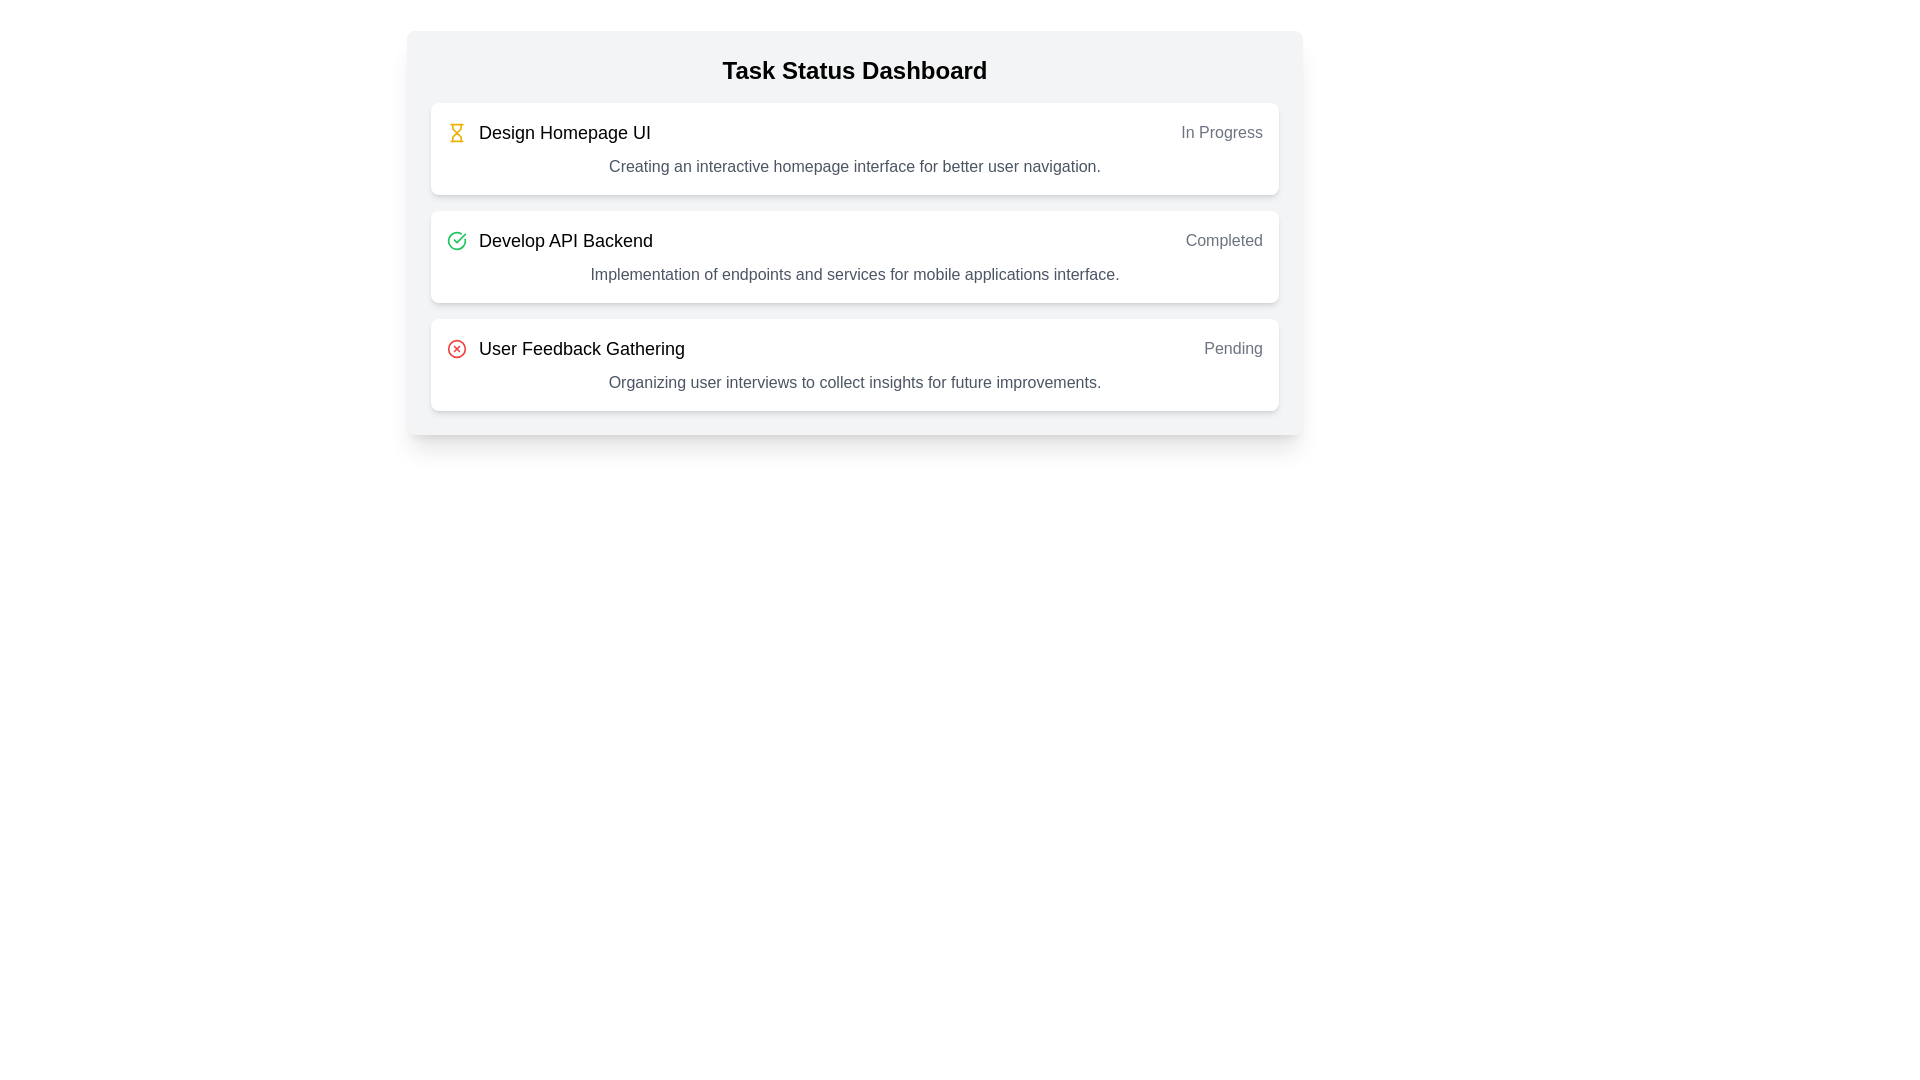 The image size is (1920, 1080). Describe the element at coordinates (455, 239) in the screenshot. I see `the green circular icon with a checkmark inside, which indicates completion or success, located to the left of the text 'Develop API Backend' in the second row of the task status panel` at that location.